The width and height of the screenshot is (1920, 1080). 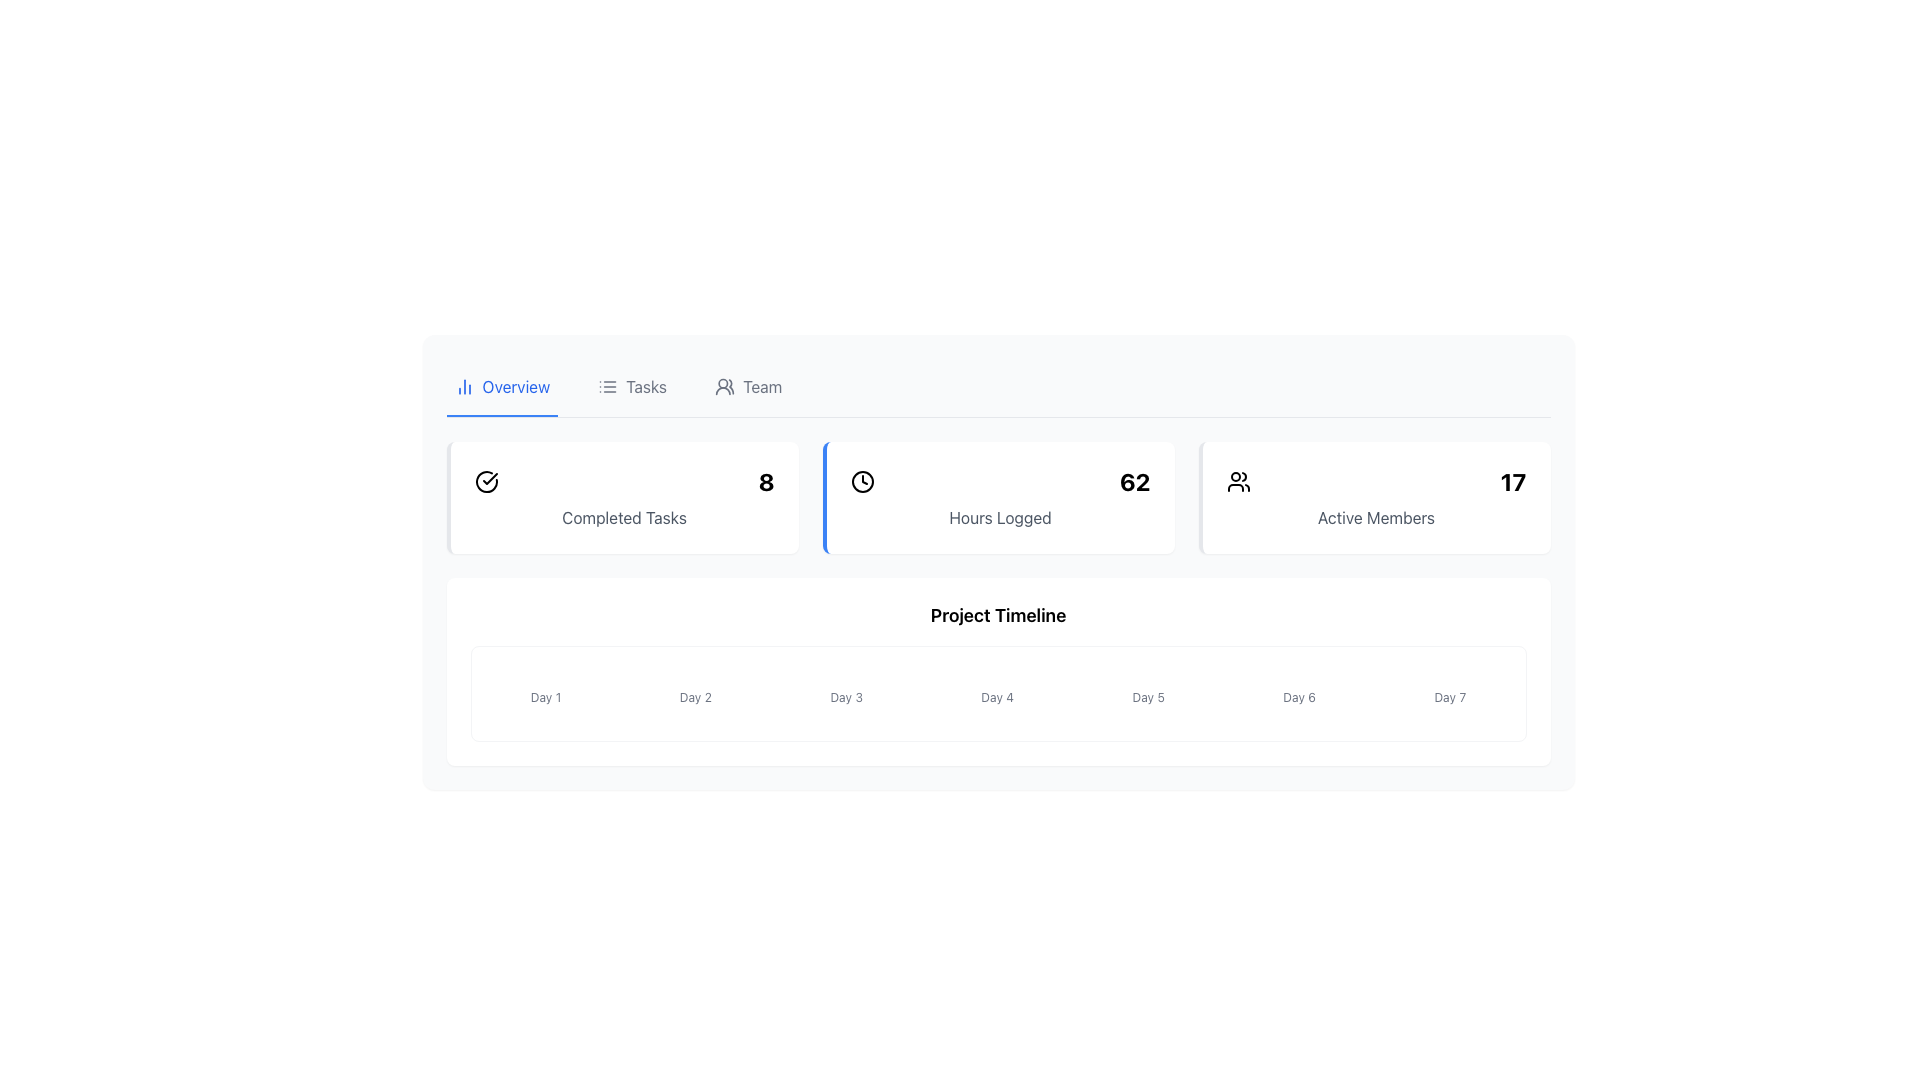 What do you see at coordinates (1000, 516) in the screenshot?
I see `the text label that describes the logged hours ('62') located within the second card from the left in a row of three cards` at bounding box center [1000, 516].